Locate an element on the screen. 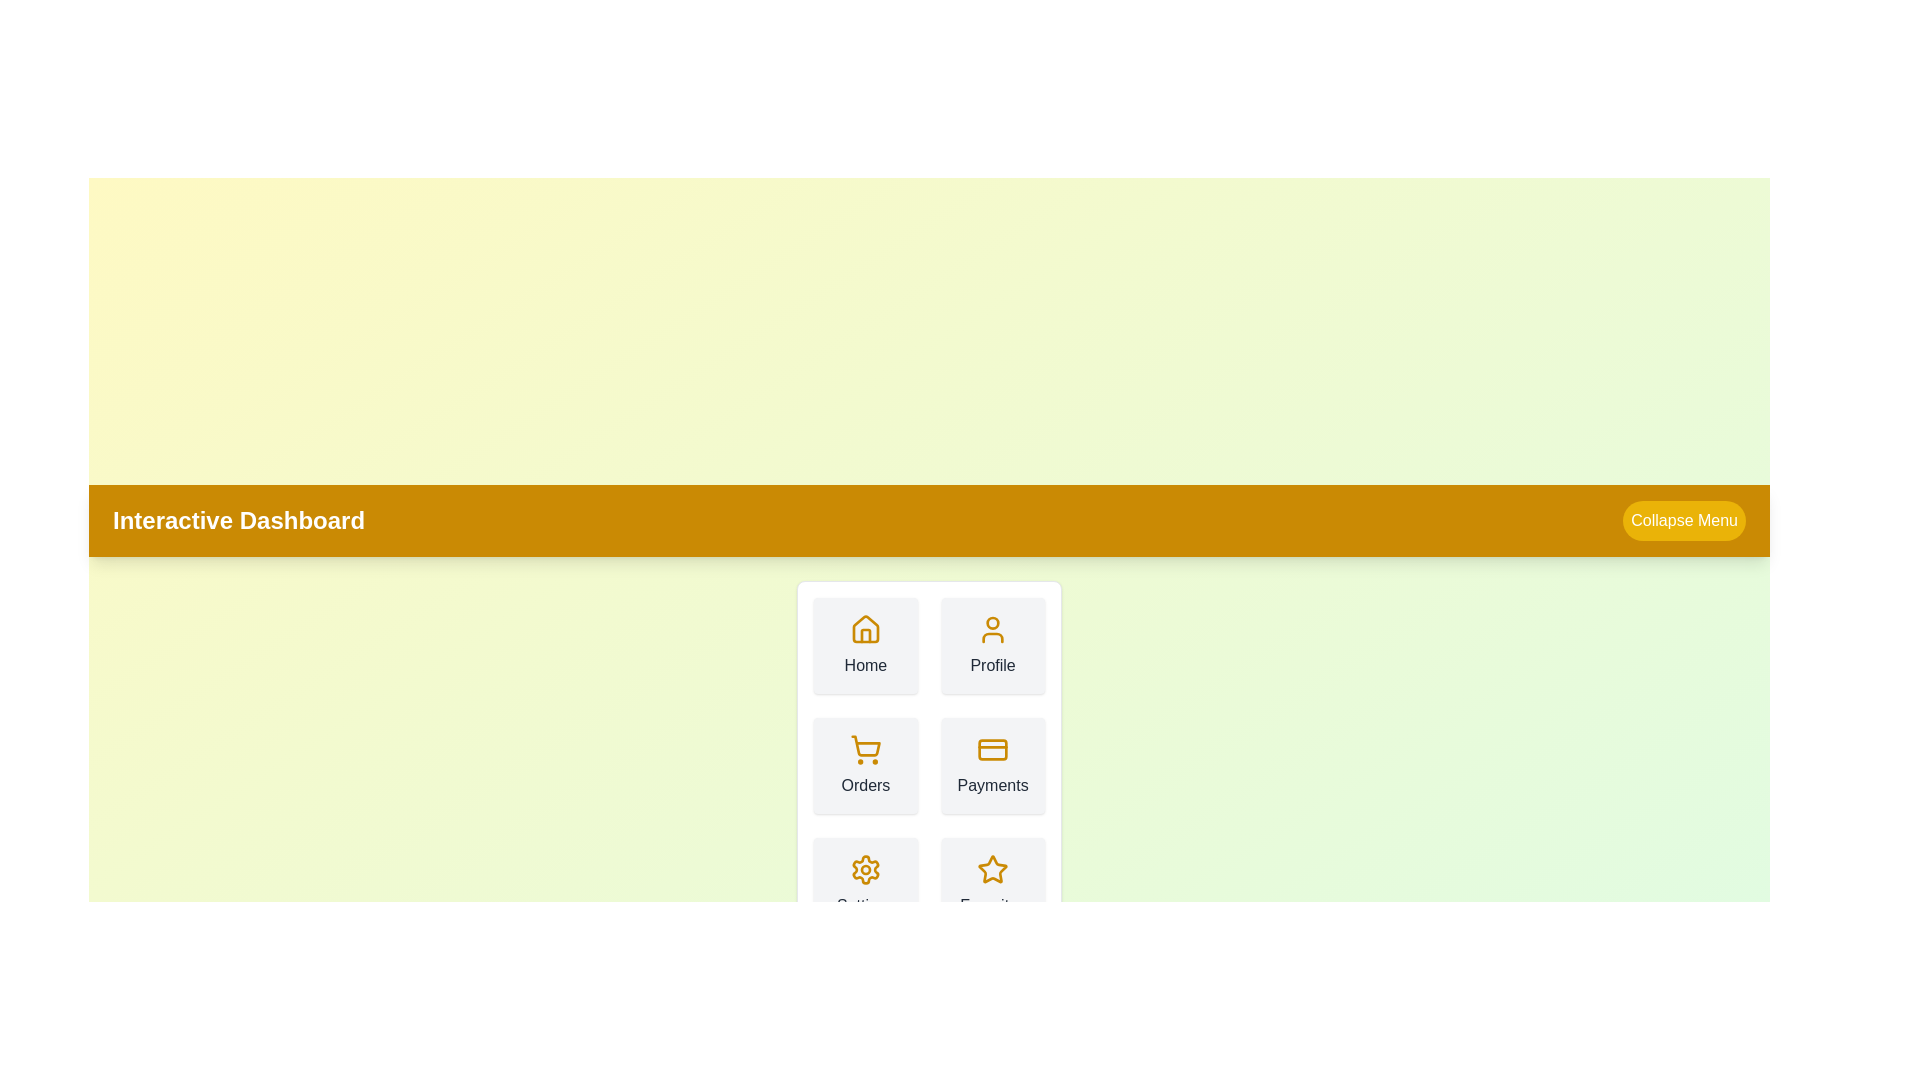 The height and width of the screenshot is (1080, 1920). the 'Orders' button in the menu is located at coordinates (865, 765).